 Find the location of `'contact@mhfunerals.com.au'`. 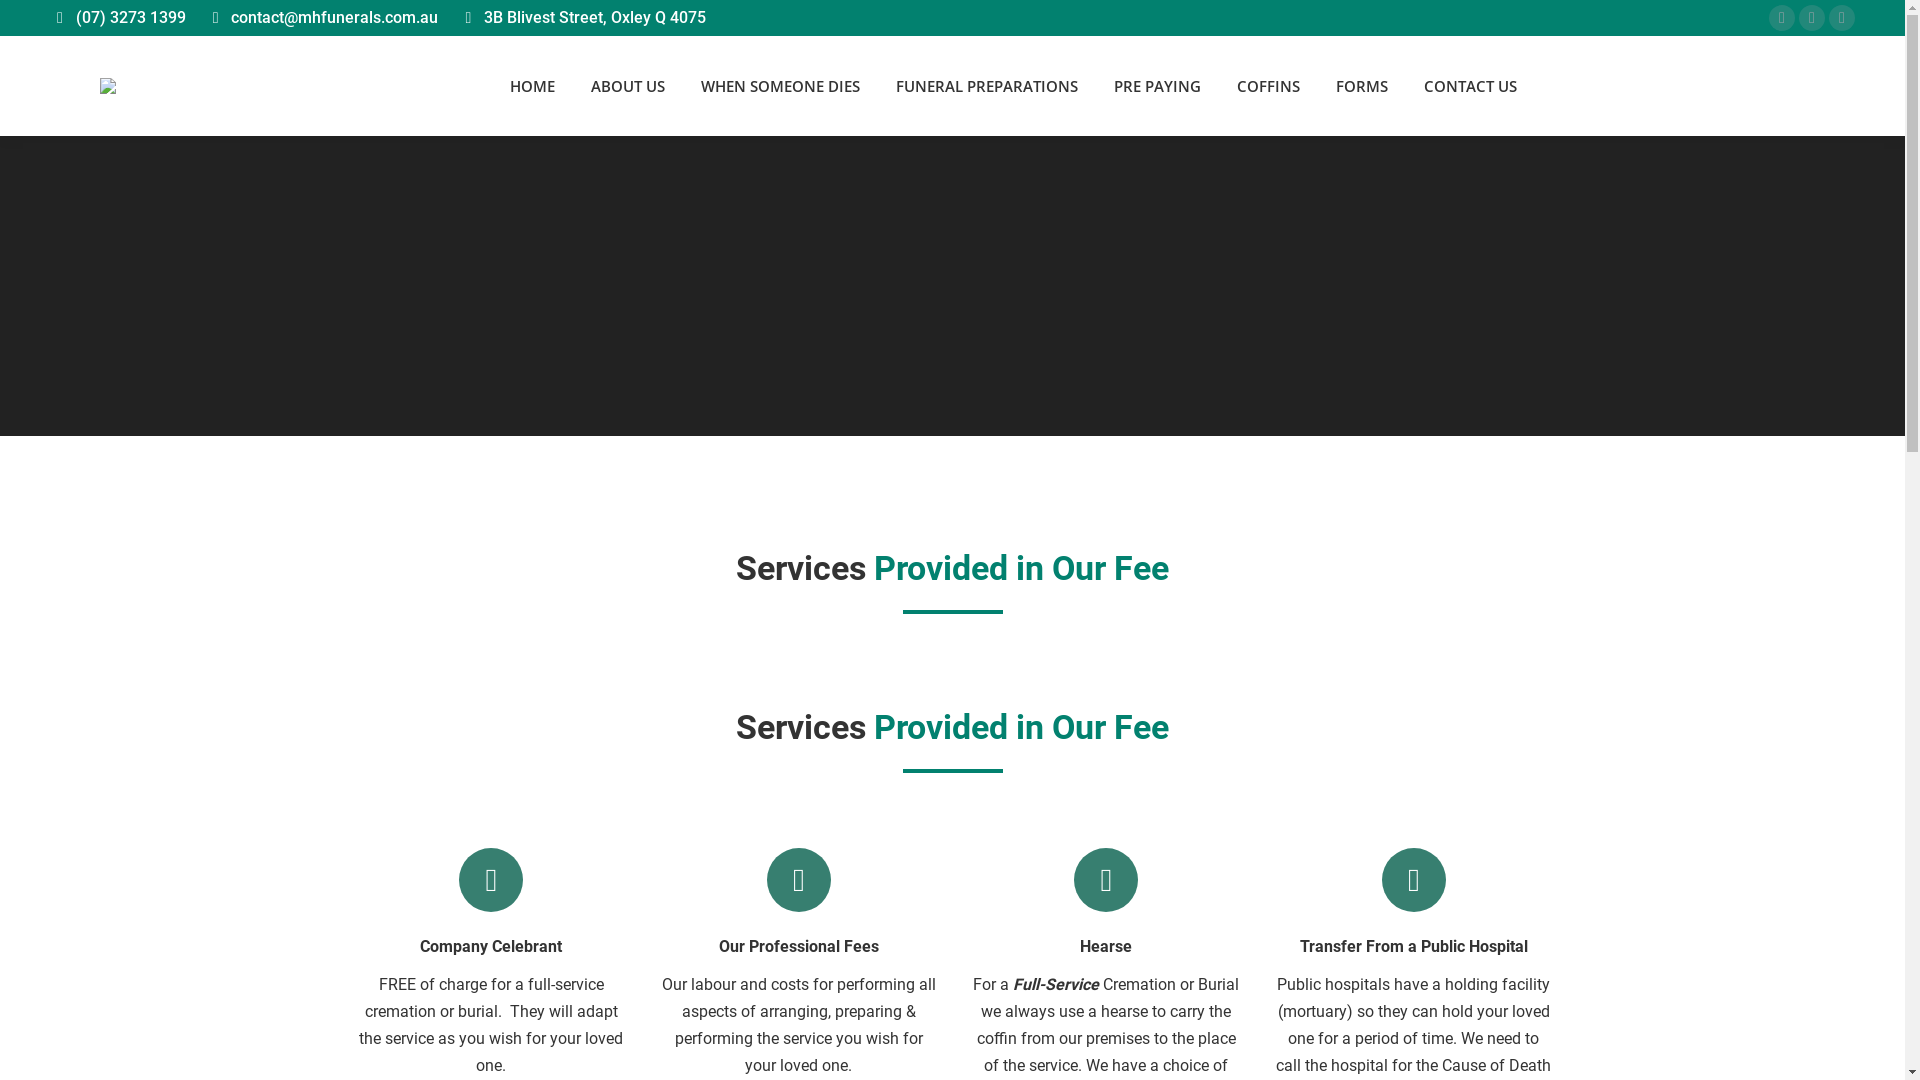

'contact@mhfunerals.com.au' is located at coordinates (334, 18).